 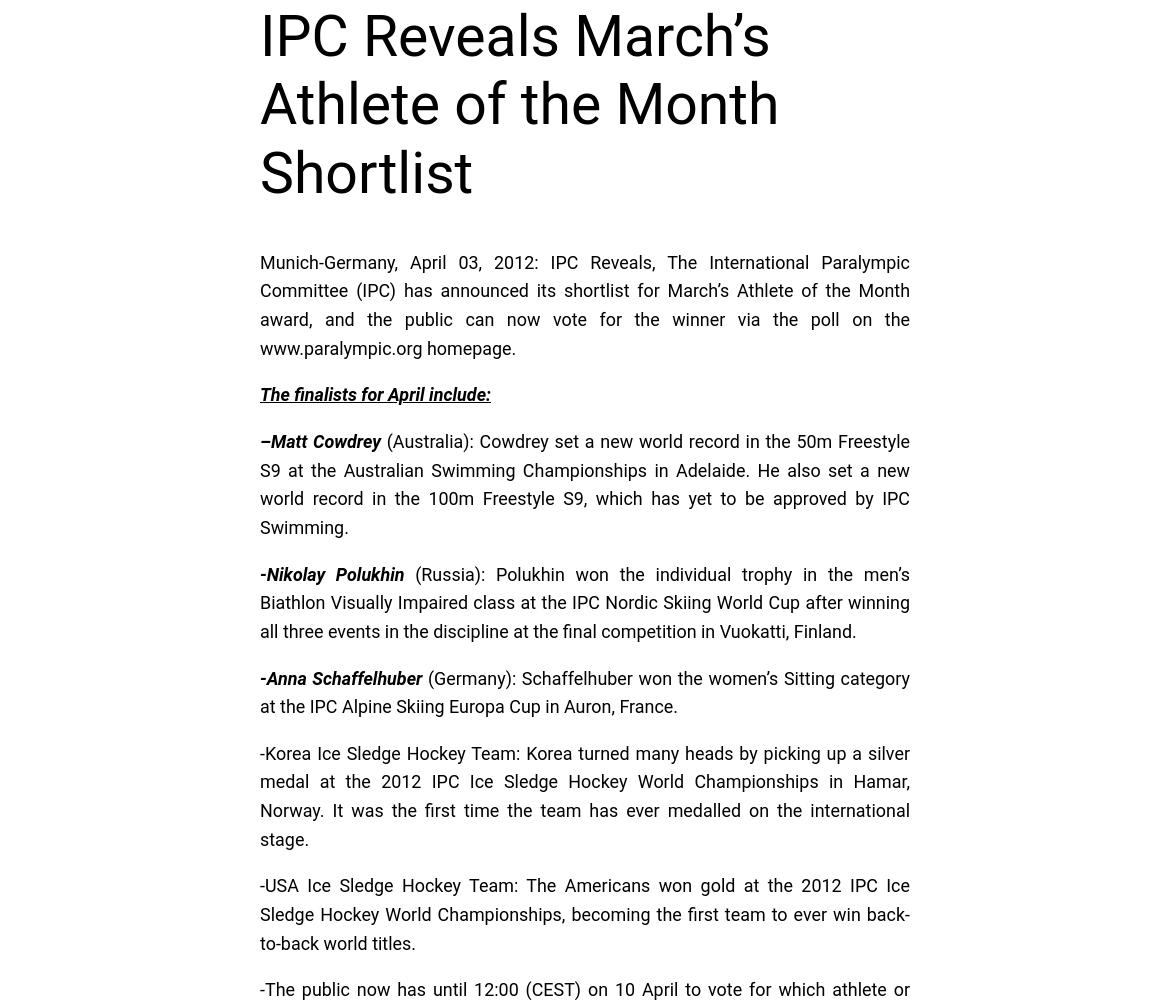 I want to click on 'IPC Reveals March’s Athlete of the Month Shortlist', so click(x=518, y=104).